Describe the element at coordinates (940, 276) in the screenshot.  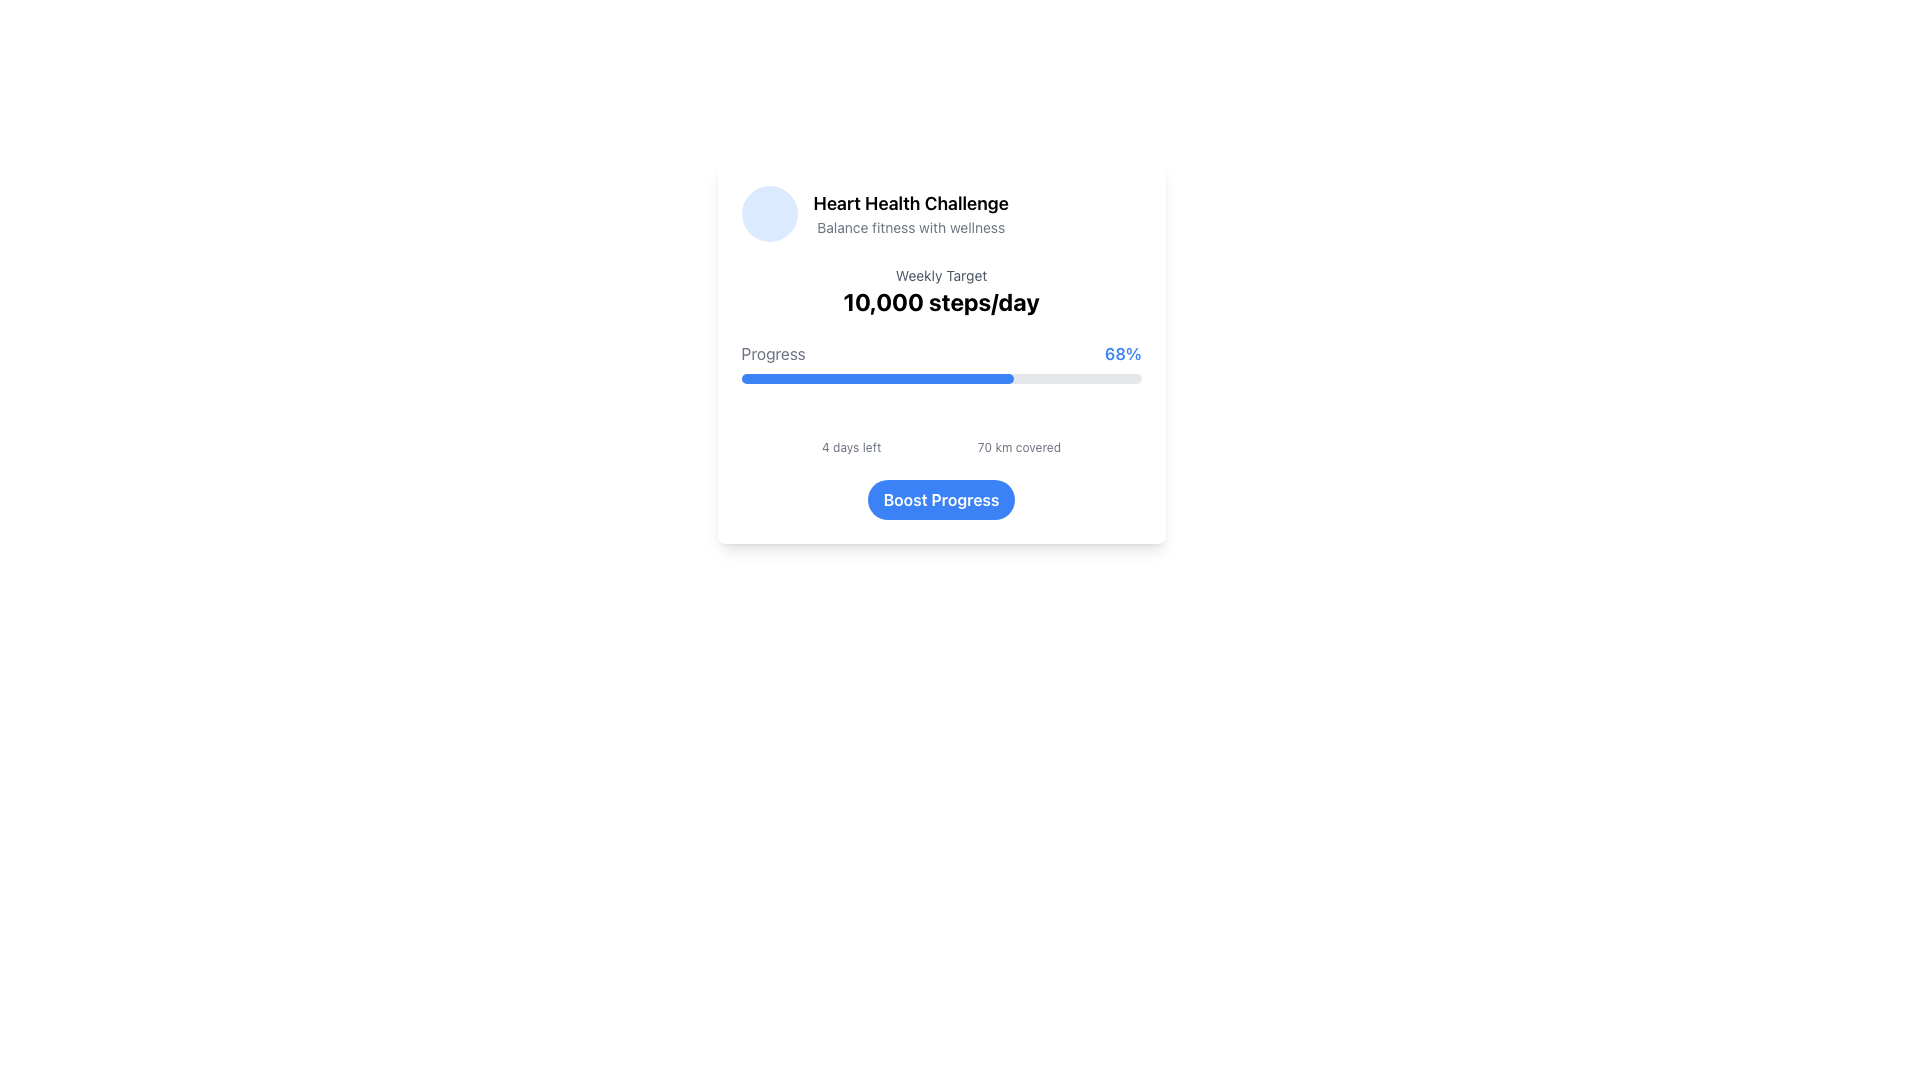
I see `the 'Weekly Target' text label, which is styled in gray and positioned above the '10,000 steps/day' label` at that location.